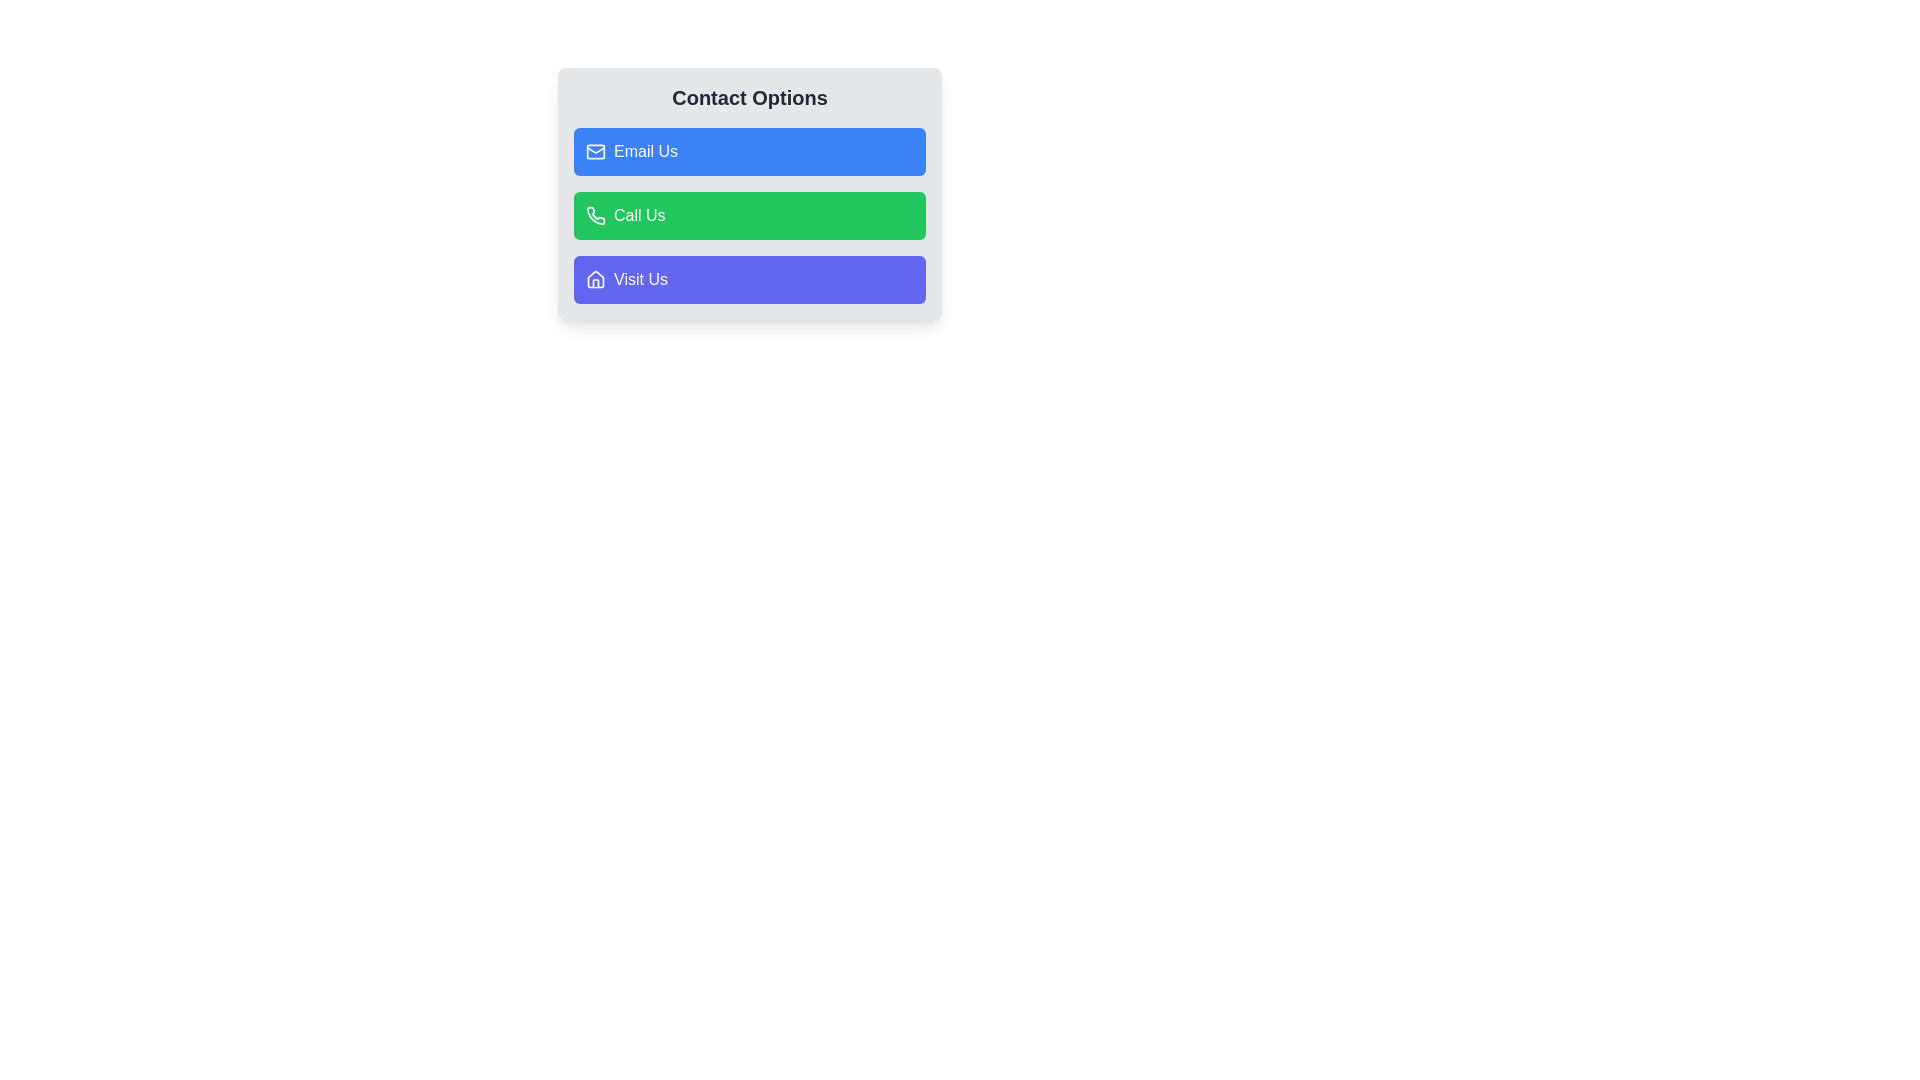 This screenshot has height=1080, width=1920. Describe the element at coordinates (594, 215) in the screenshot. I see `the 'Call Us' button which contains the icon or vector graphic indicating the 'Call Us' action, located centrally within the 'Contact Options' section` at that location.